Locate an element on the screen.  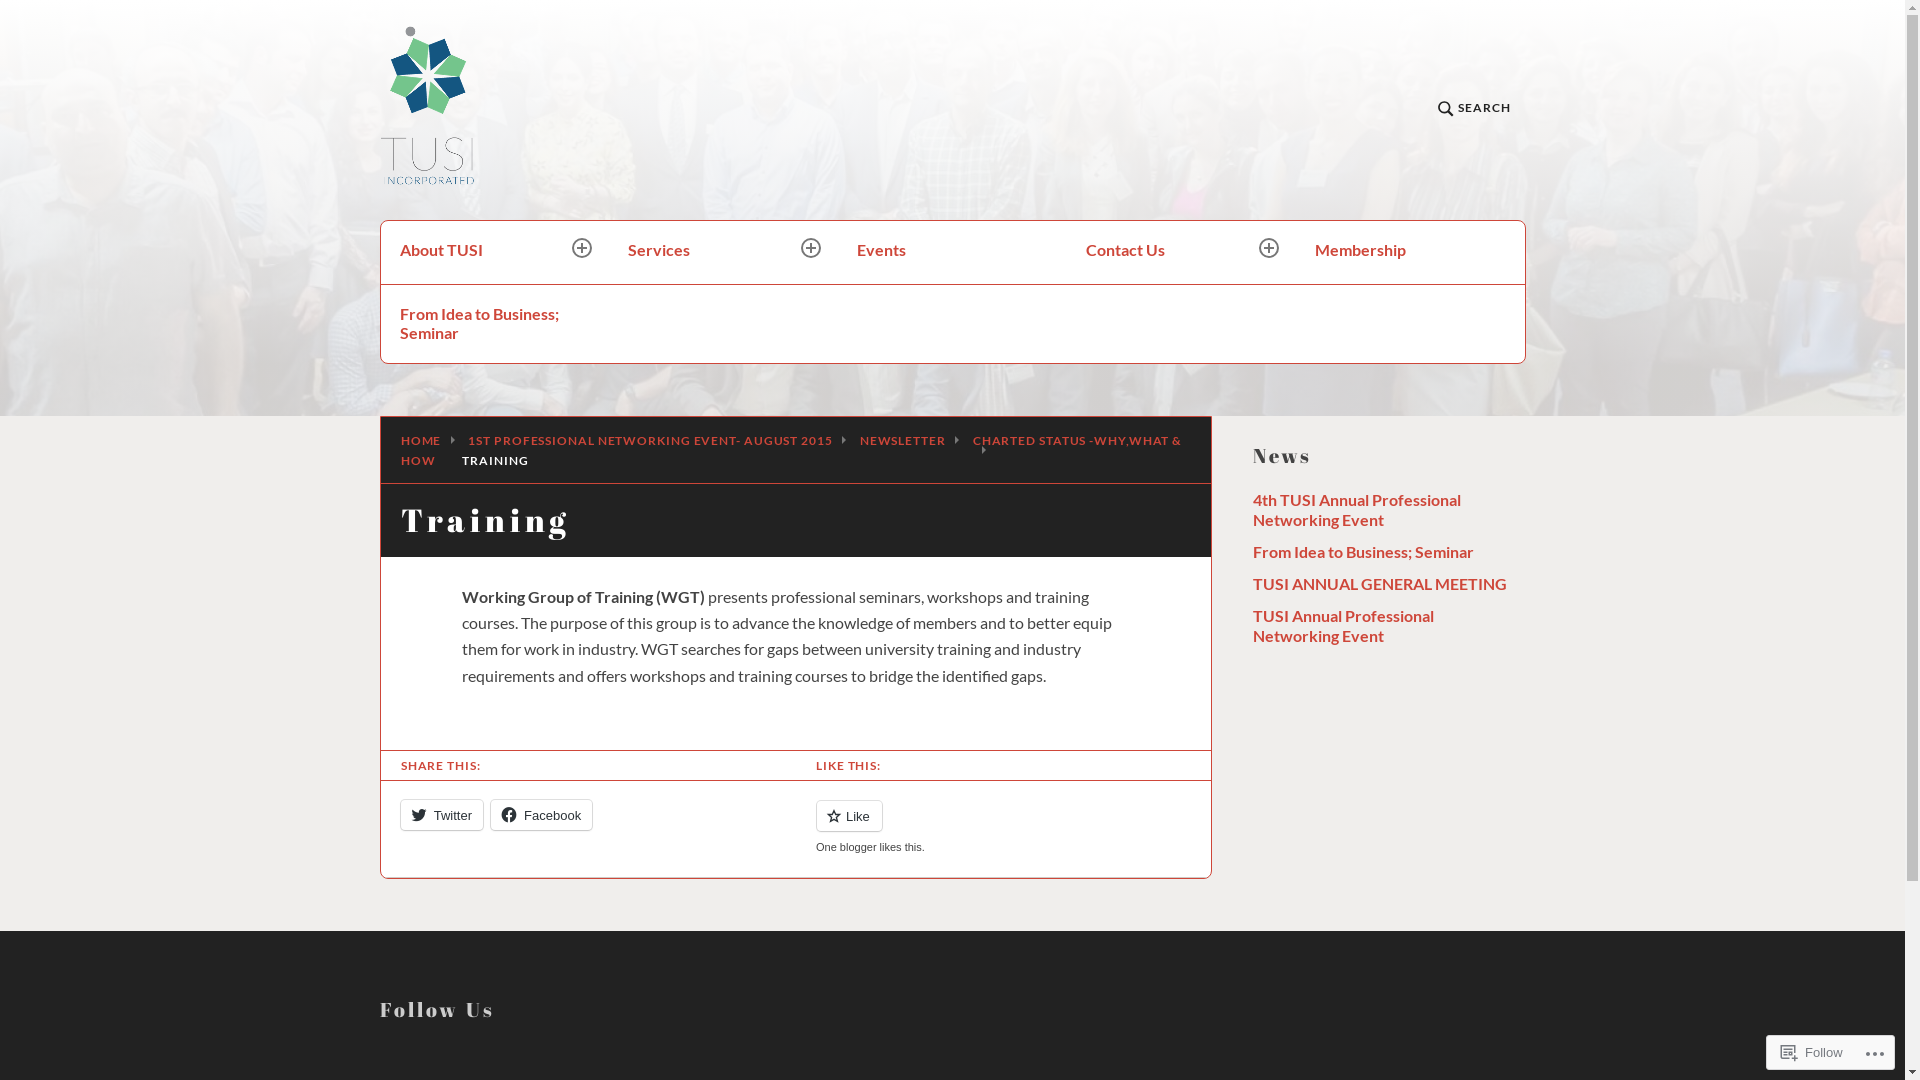
'Contact Us' is located at coordinates (1064, 251).